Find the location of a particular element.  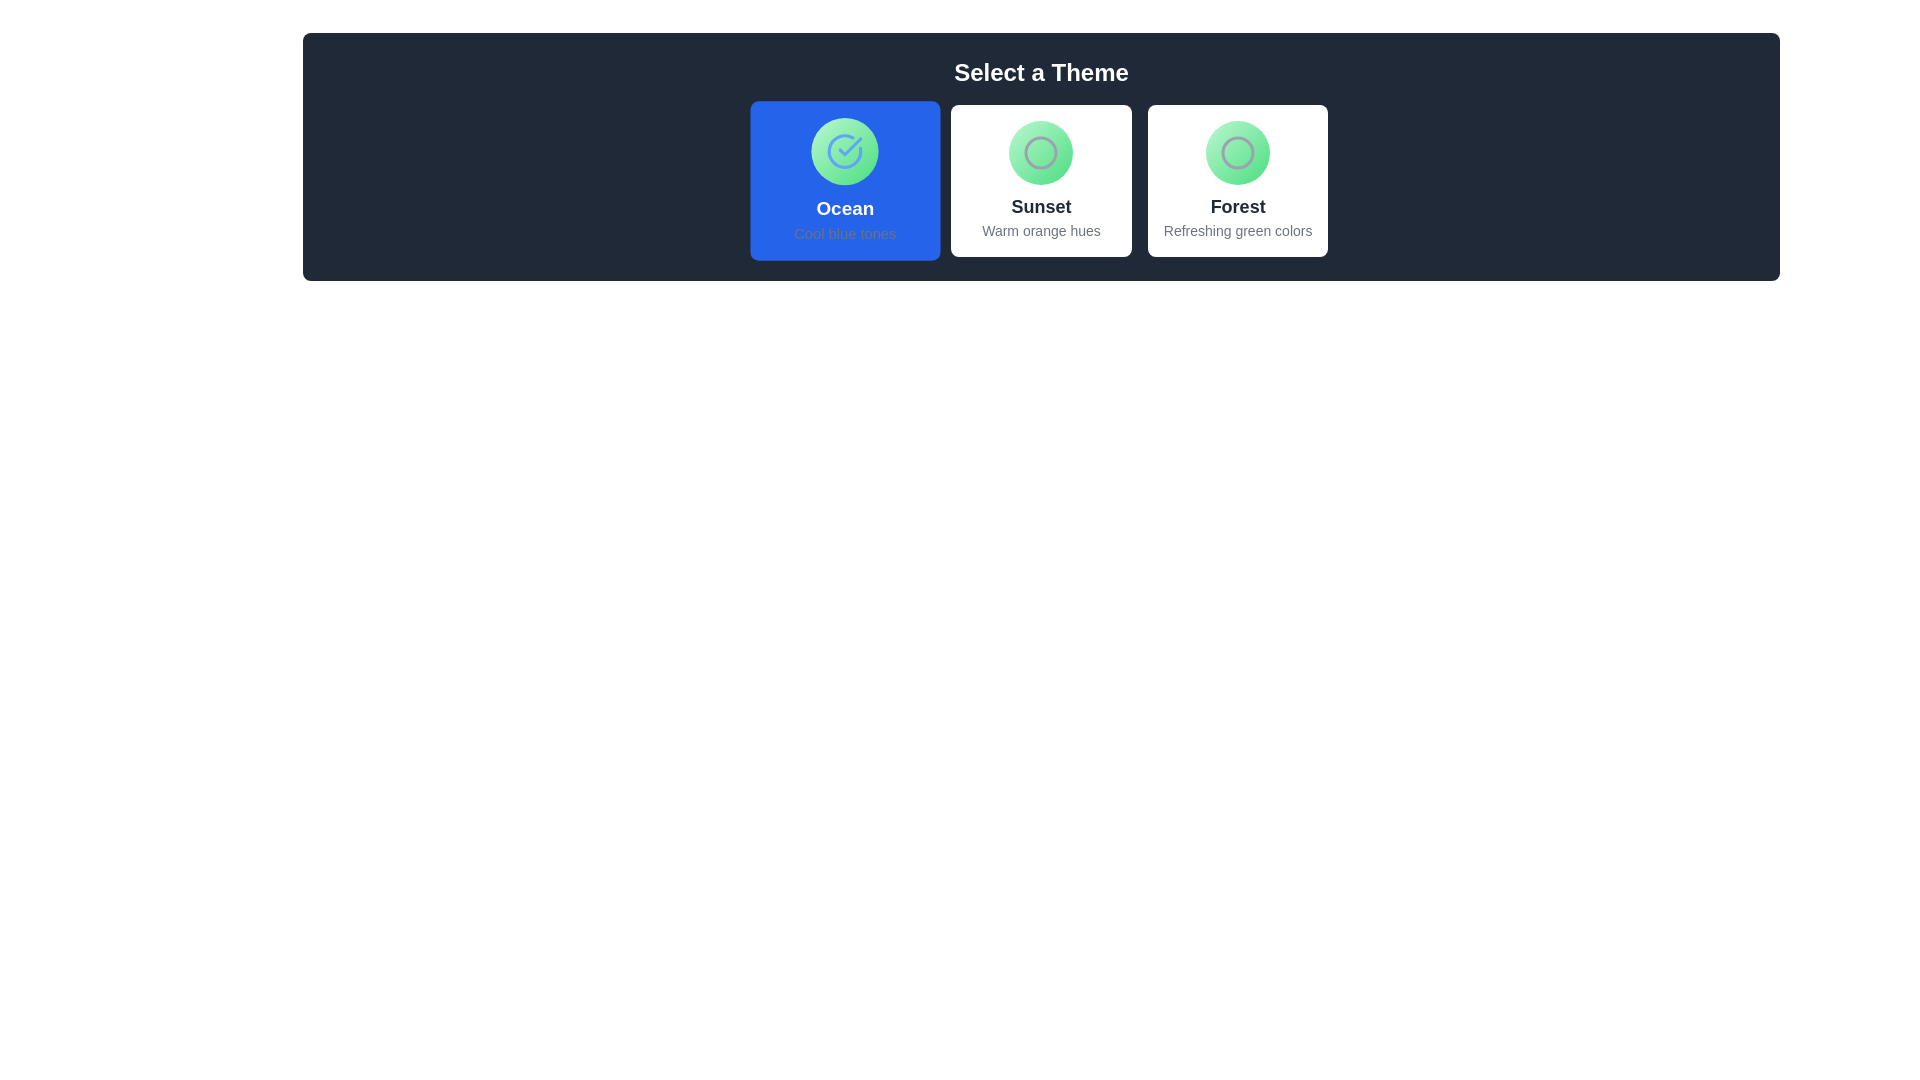

the Interactive Tile labeled 'Ocean' with a bright blue background and a circular gradient icon is located at coordinates (844, 181).